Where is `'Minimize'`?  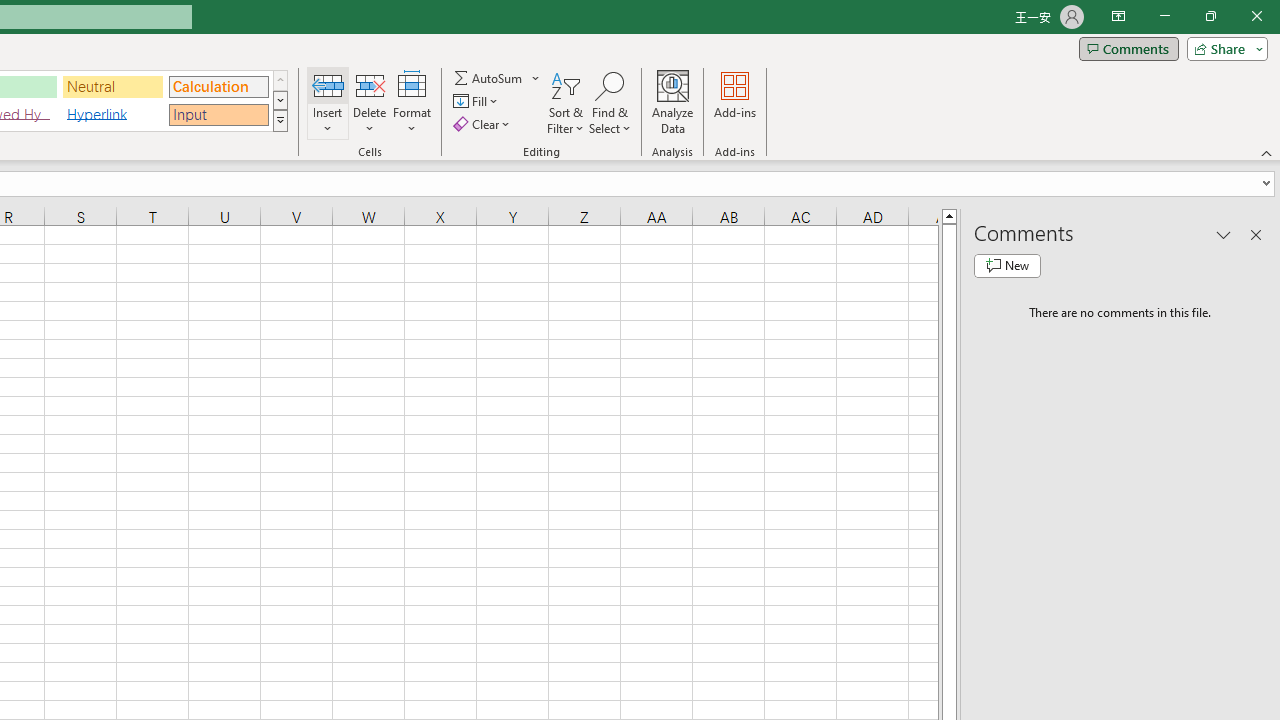 'Minimize' is located at coordinates (1164, 16).